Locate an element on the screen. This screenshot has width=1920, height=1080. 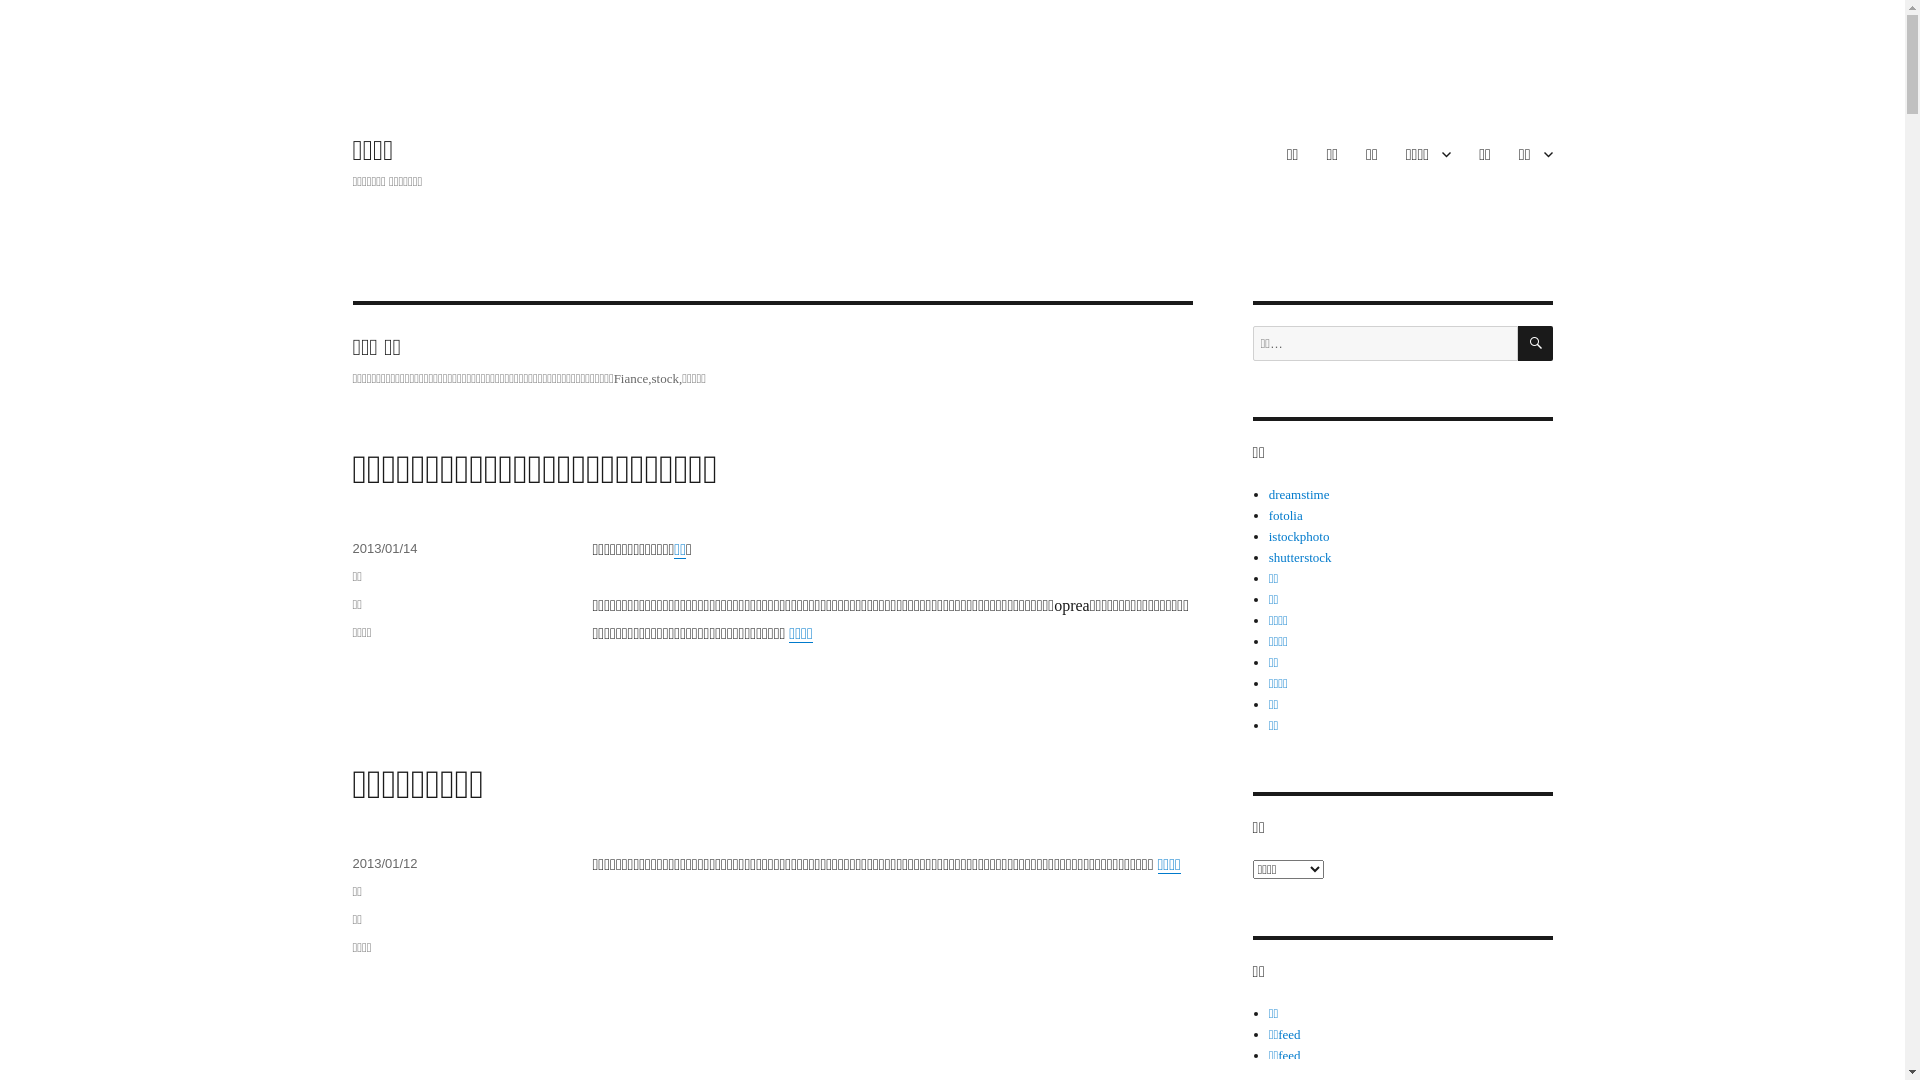
'2013/01/12' is located at coordinates (384, 862).